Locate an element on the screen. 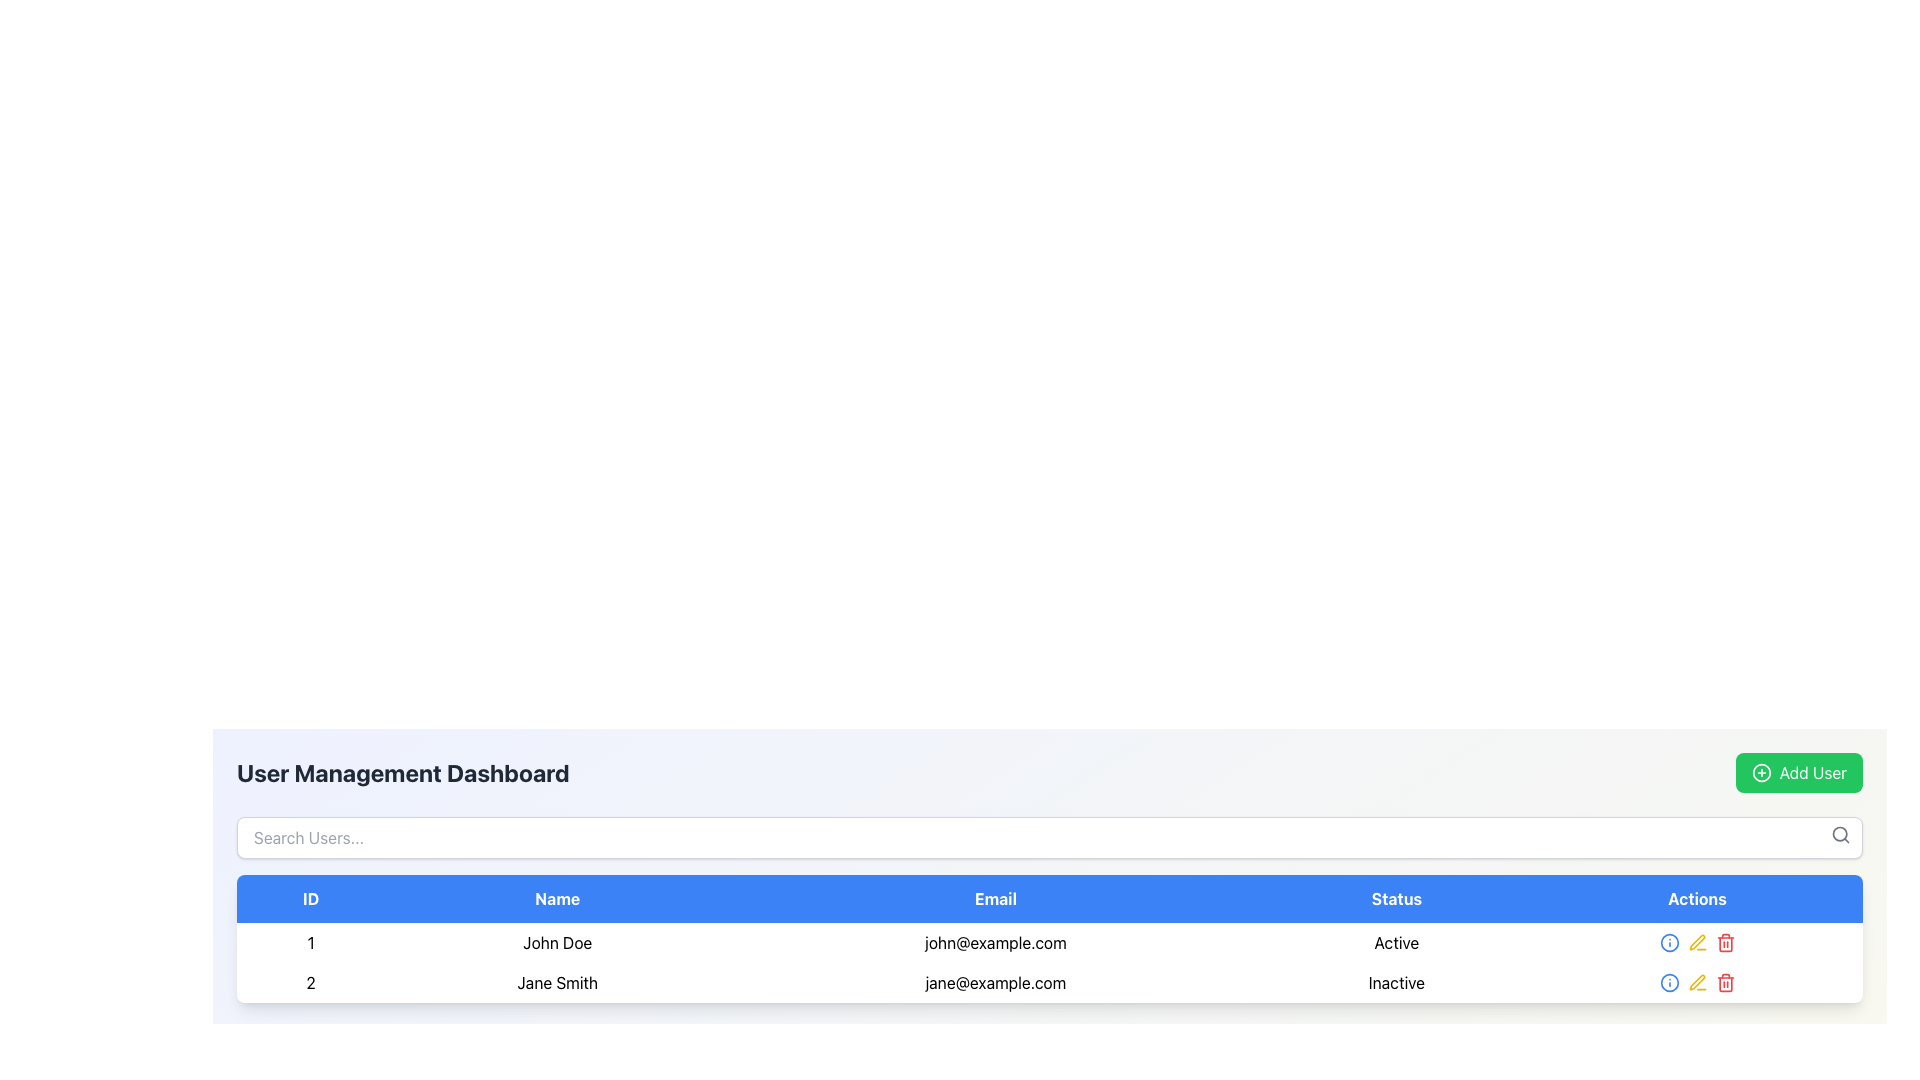 The width and height of the screenshot is (1920, 1080). the search trigger icon located in the top-right corner of the search bar within the 'User Management Dashboard' section to initiate the search process for the entered query is located at coordinates (1840, 834).